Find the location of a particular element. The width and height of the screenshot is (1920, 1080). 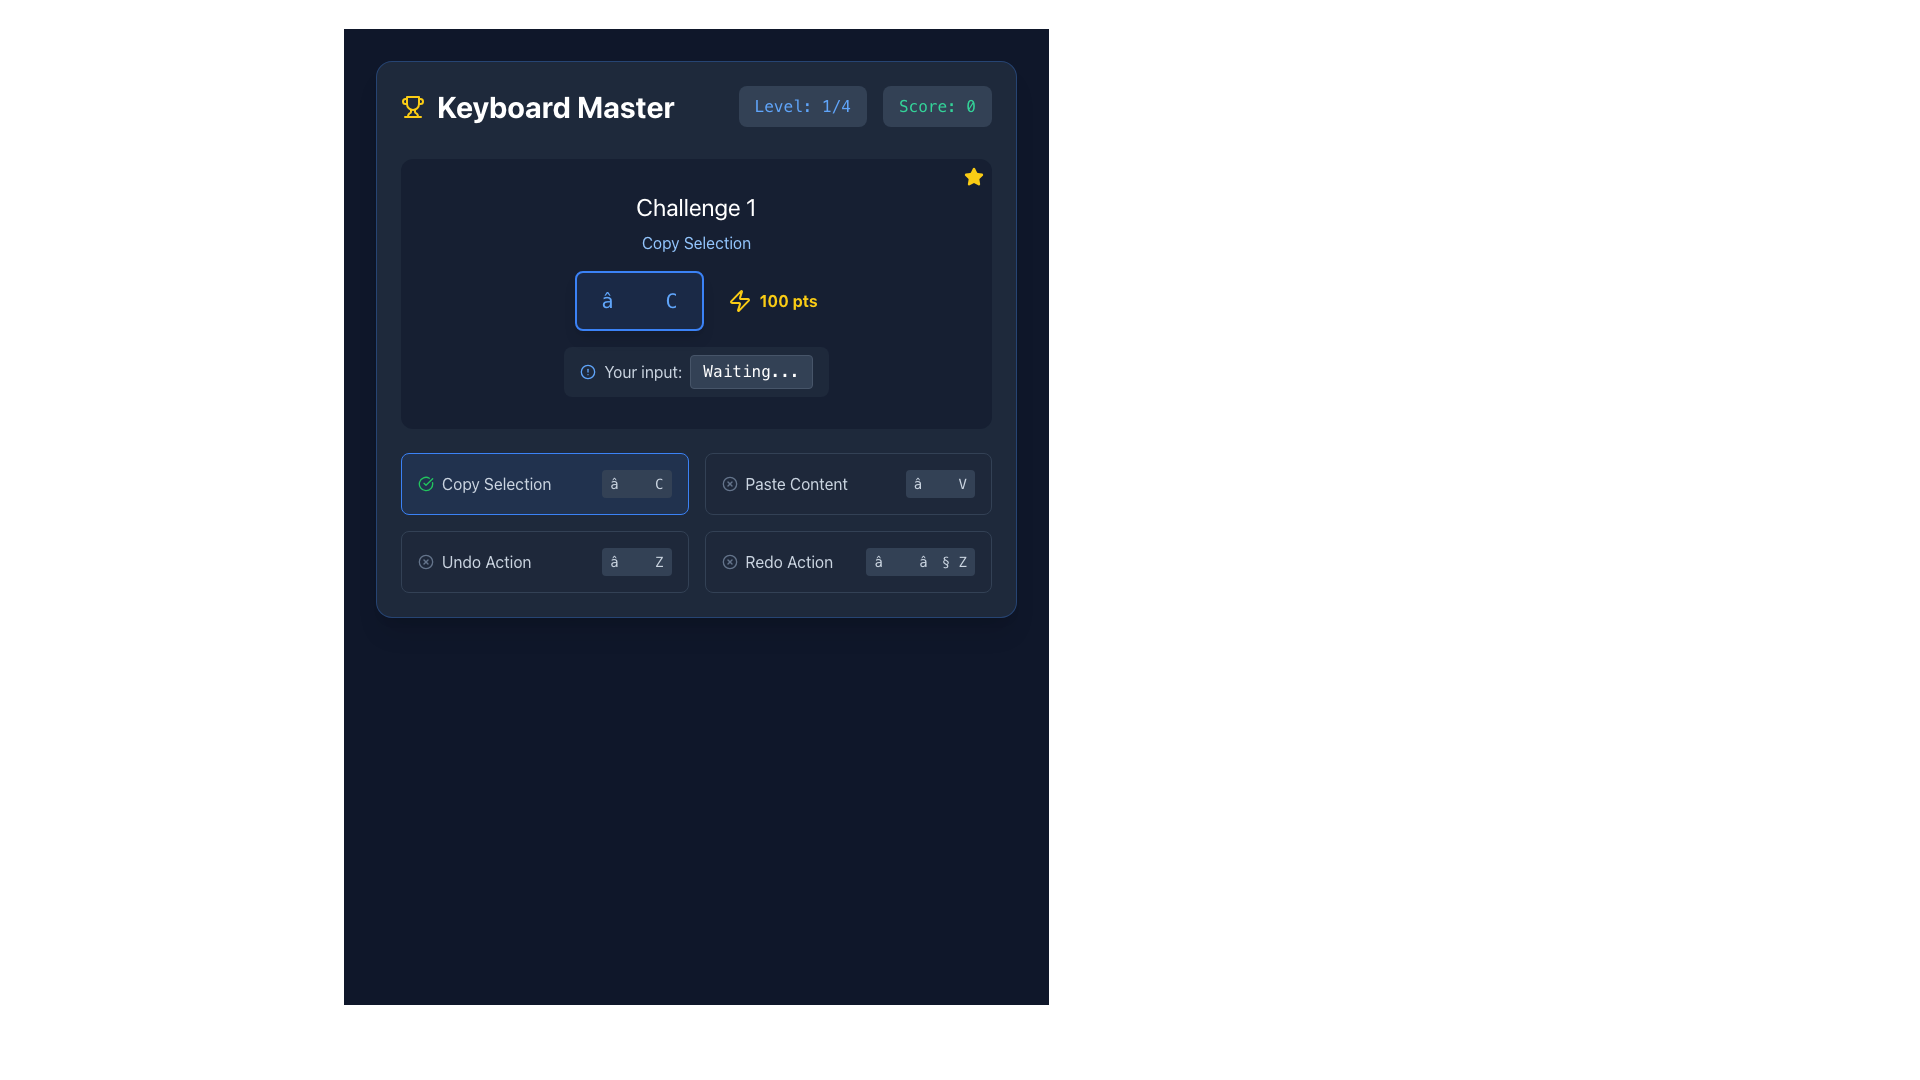

the text label displaying 'Challenge 1', which is styled with a large white font on a blue background, and is positioned centrally at the top of the interface is located at coordinates (696, 207).